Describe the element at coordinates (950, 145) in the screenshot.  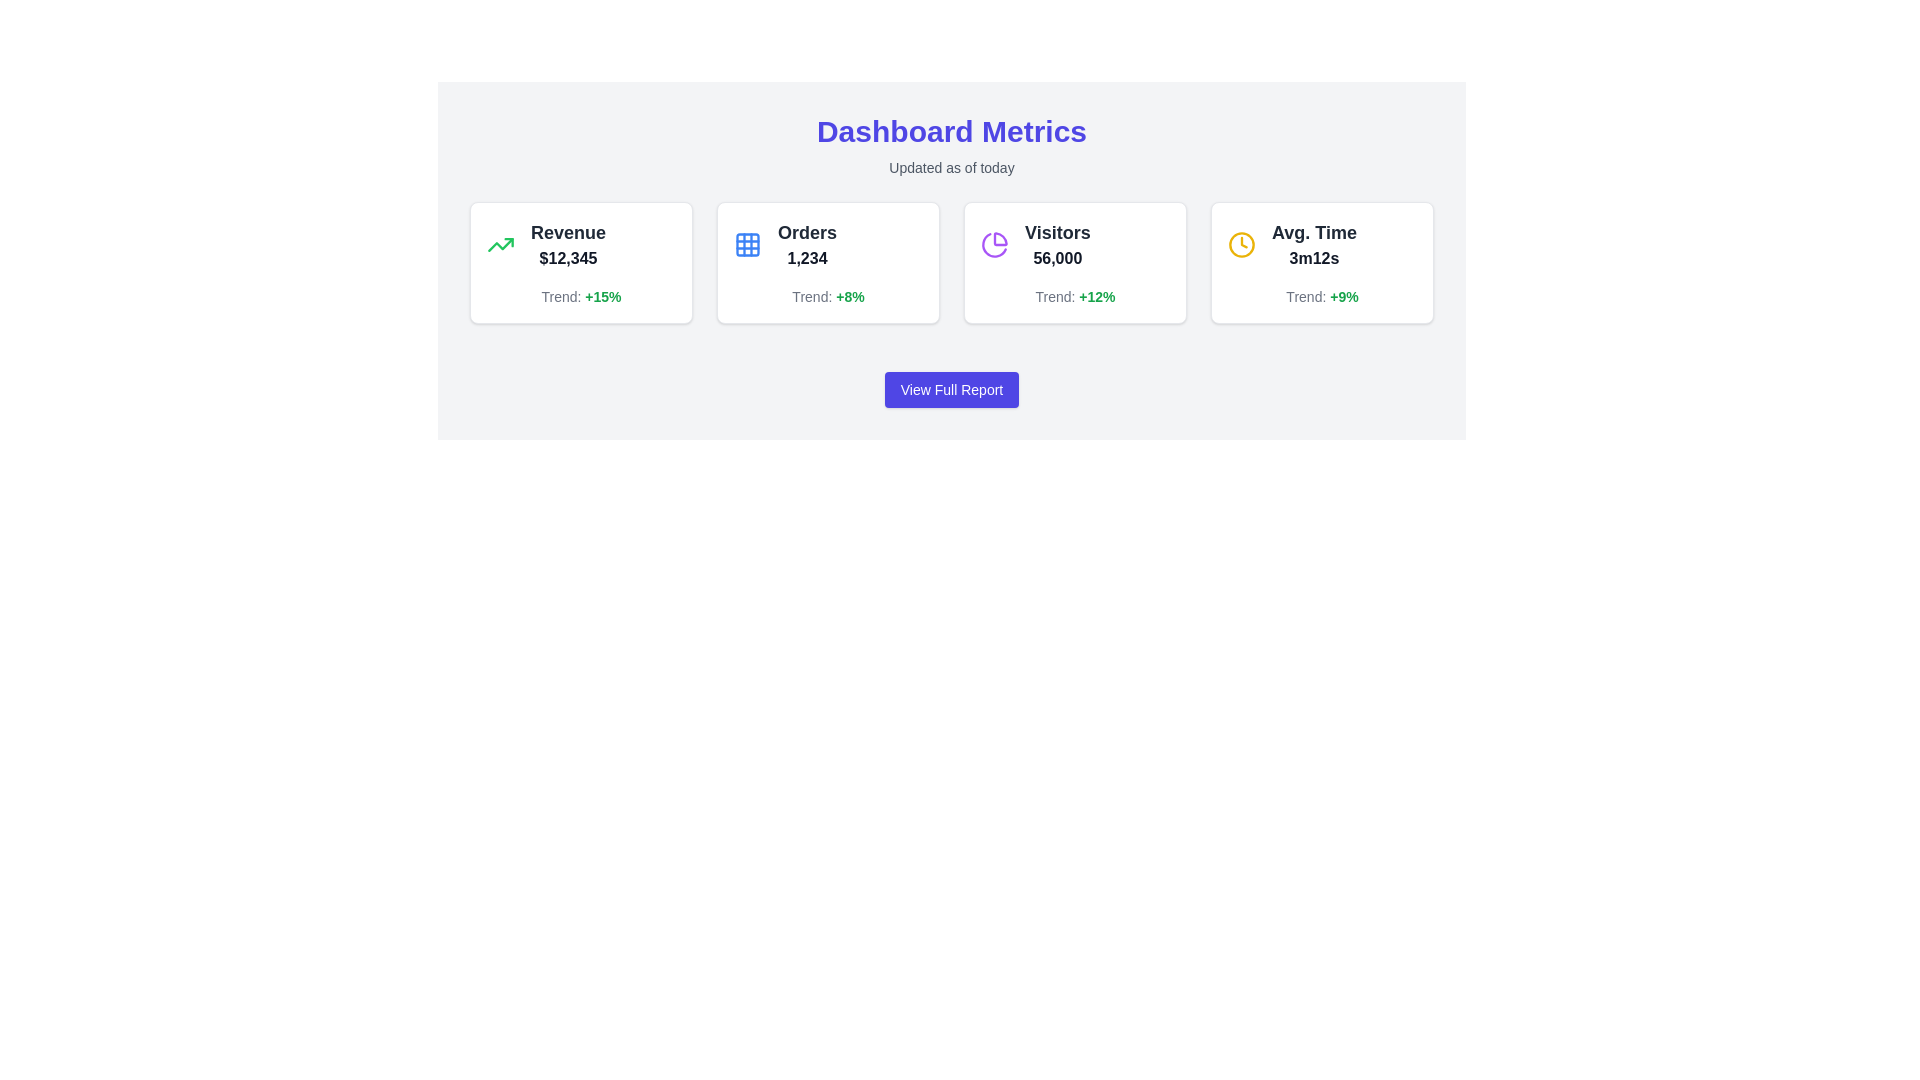
I see `the Text header component at the top-center of the dashboard that labels the metrics and informs about the data's scope and update date` at that location.